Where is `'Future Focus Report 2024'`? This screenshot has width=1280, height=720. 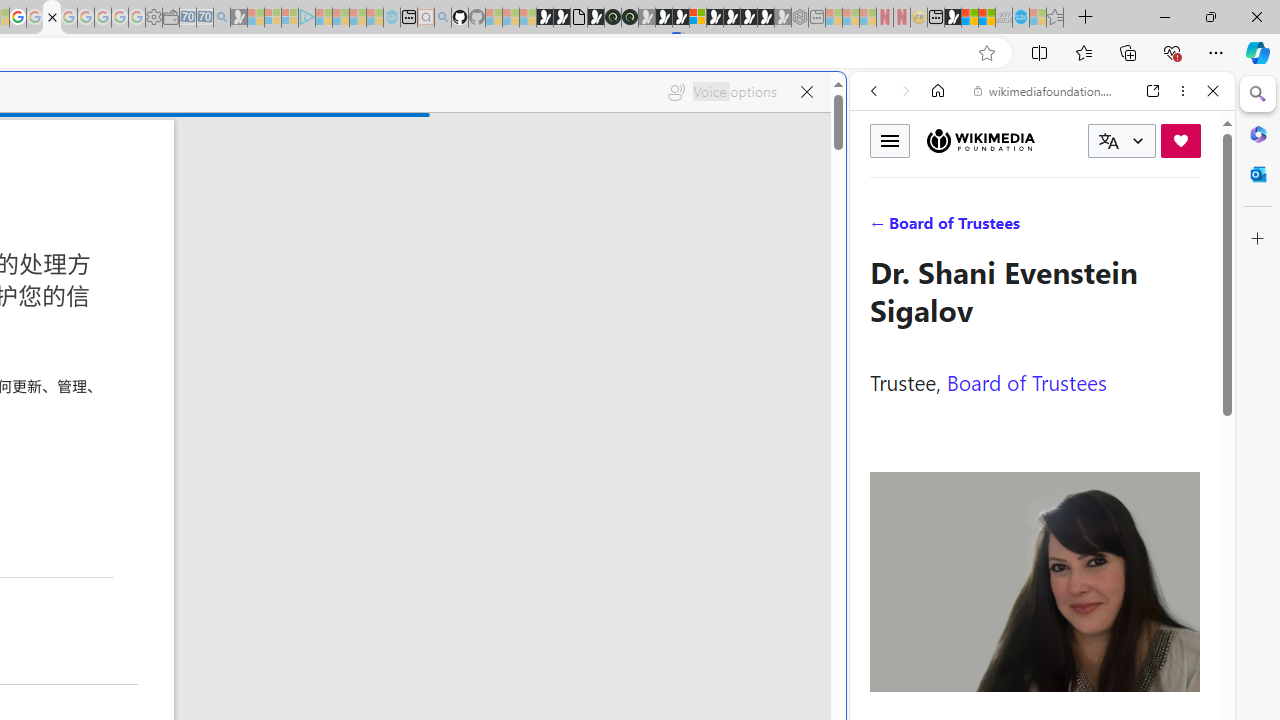
'Future Focus Report 2024' is located at coordinates (628, 17).